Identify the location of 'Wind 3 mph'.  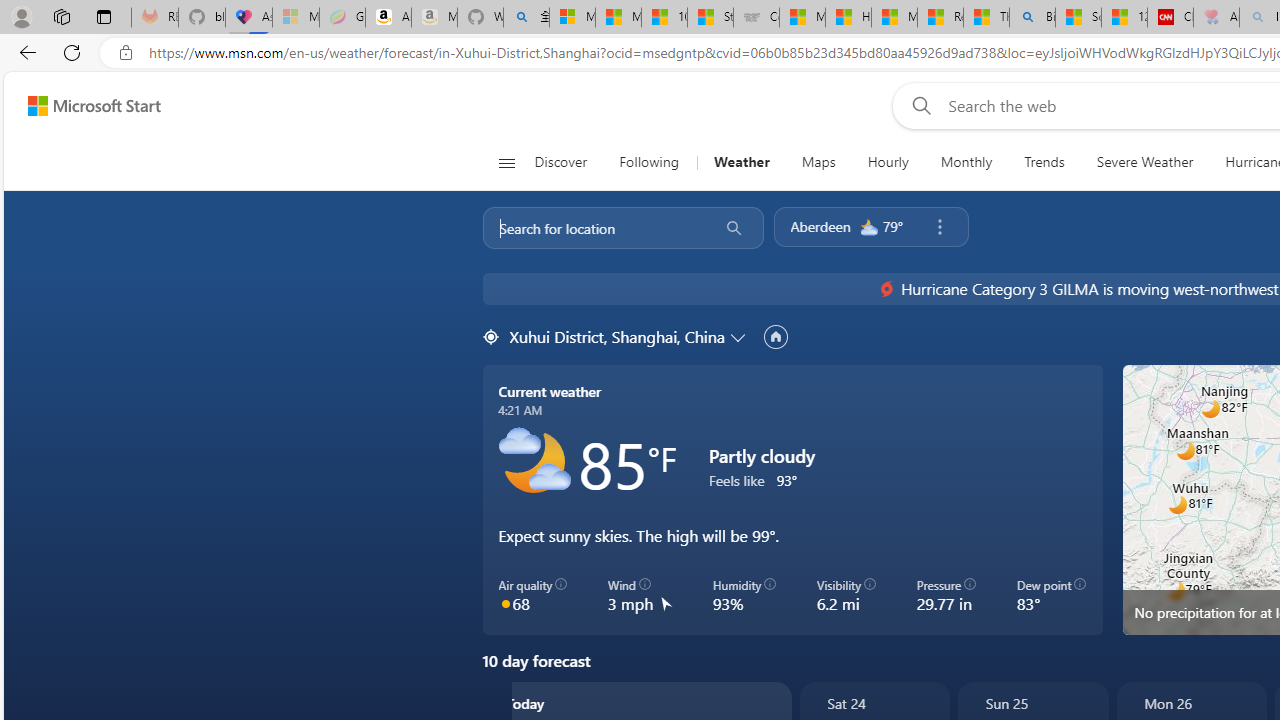
(640, 594).